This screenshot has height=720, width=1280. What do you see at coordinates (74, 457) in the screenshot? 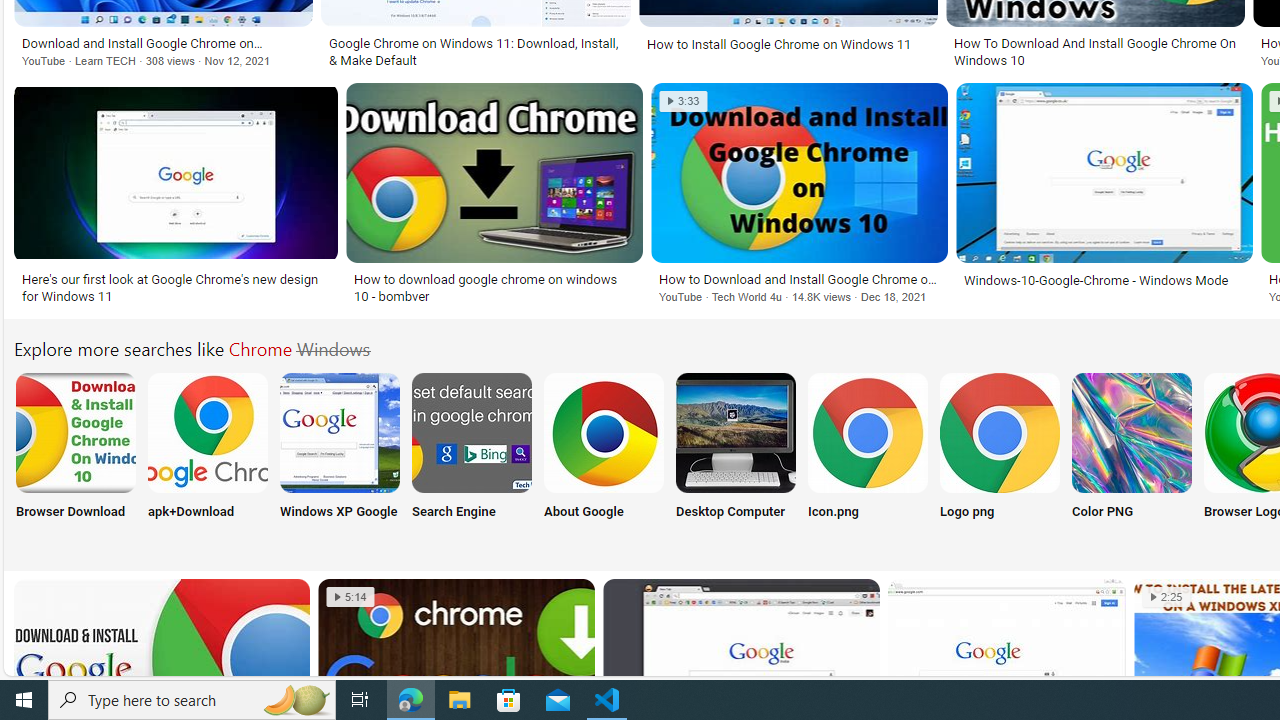
I see `'Browser Download'` at bounding box center [74, 457].